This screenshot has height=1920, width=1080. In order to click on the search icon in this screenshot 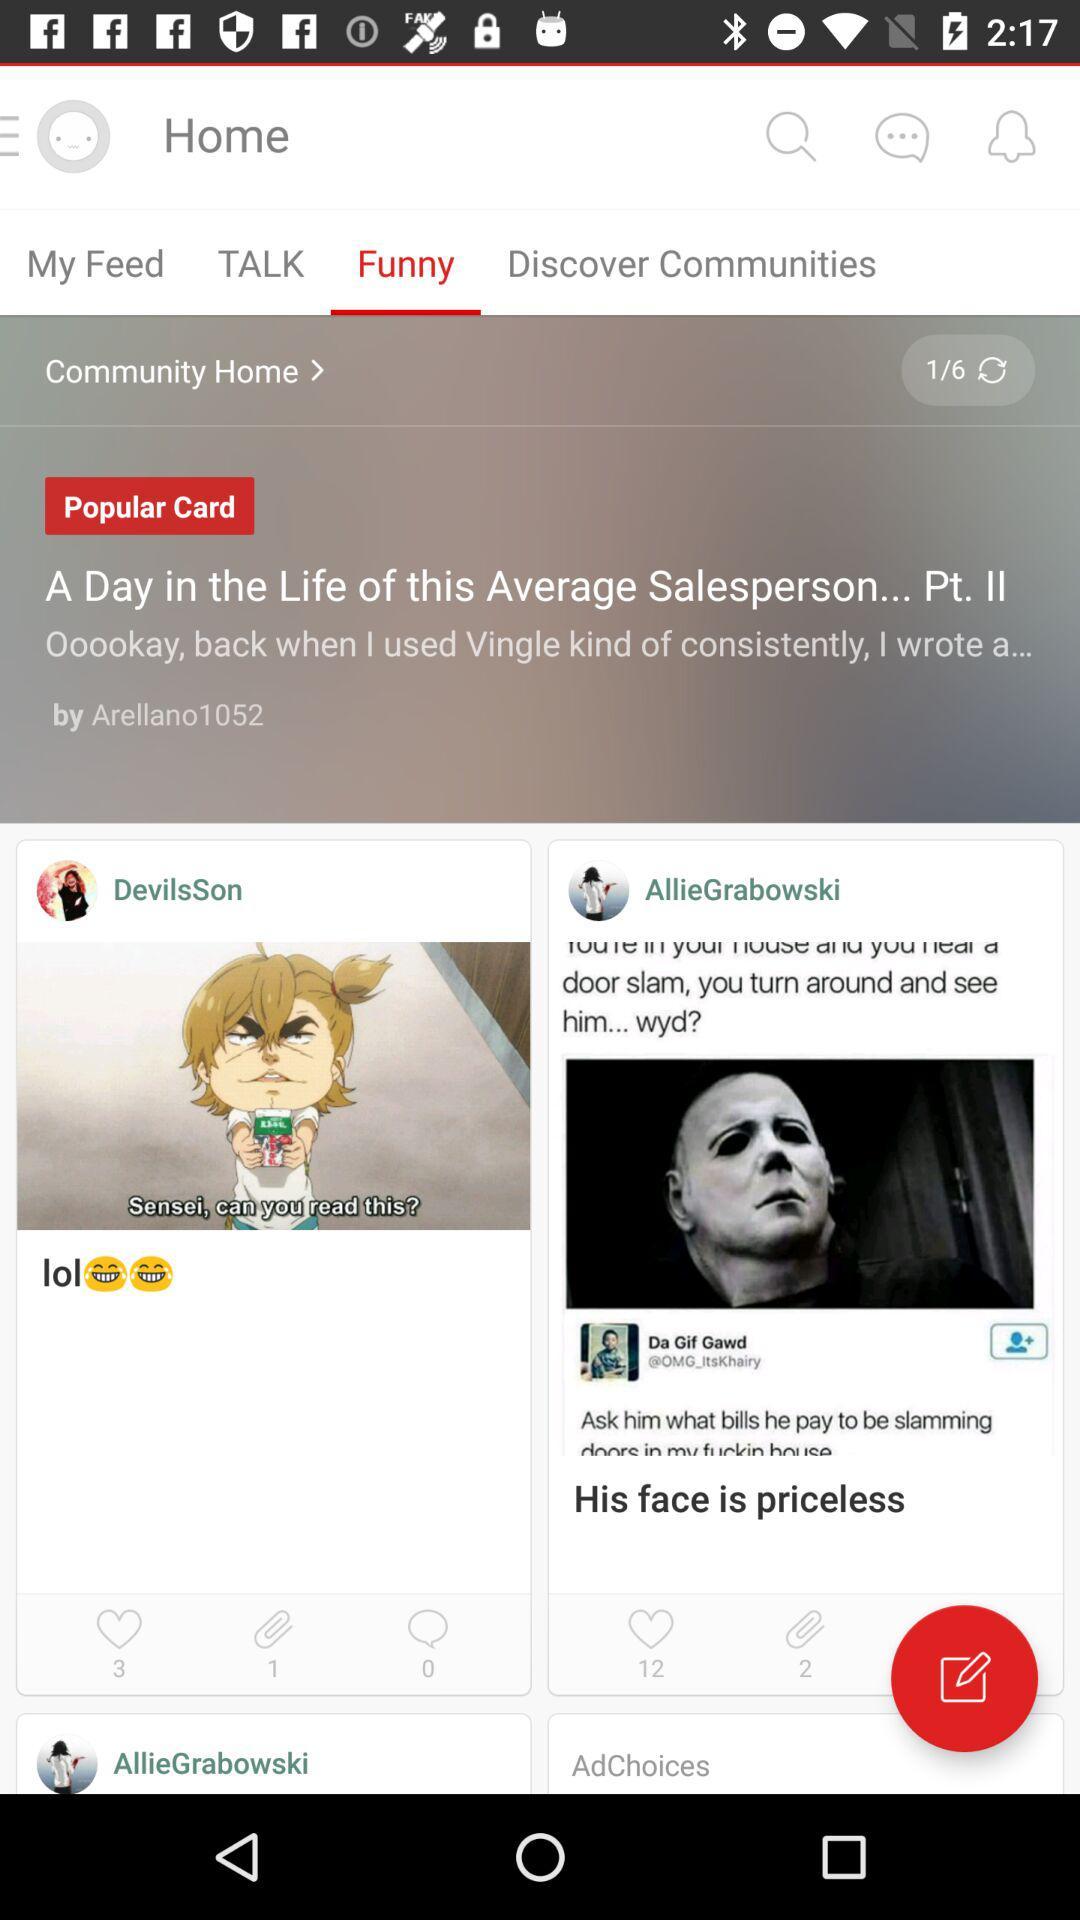, I will do `click(789, 135)`.